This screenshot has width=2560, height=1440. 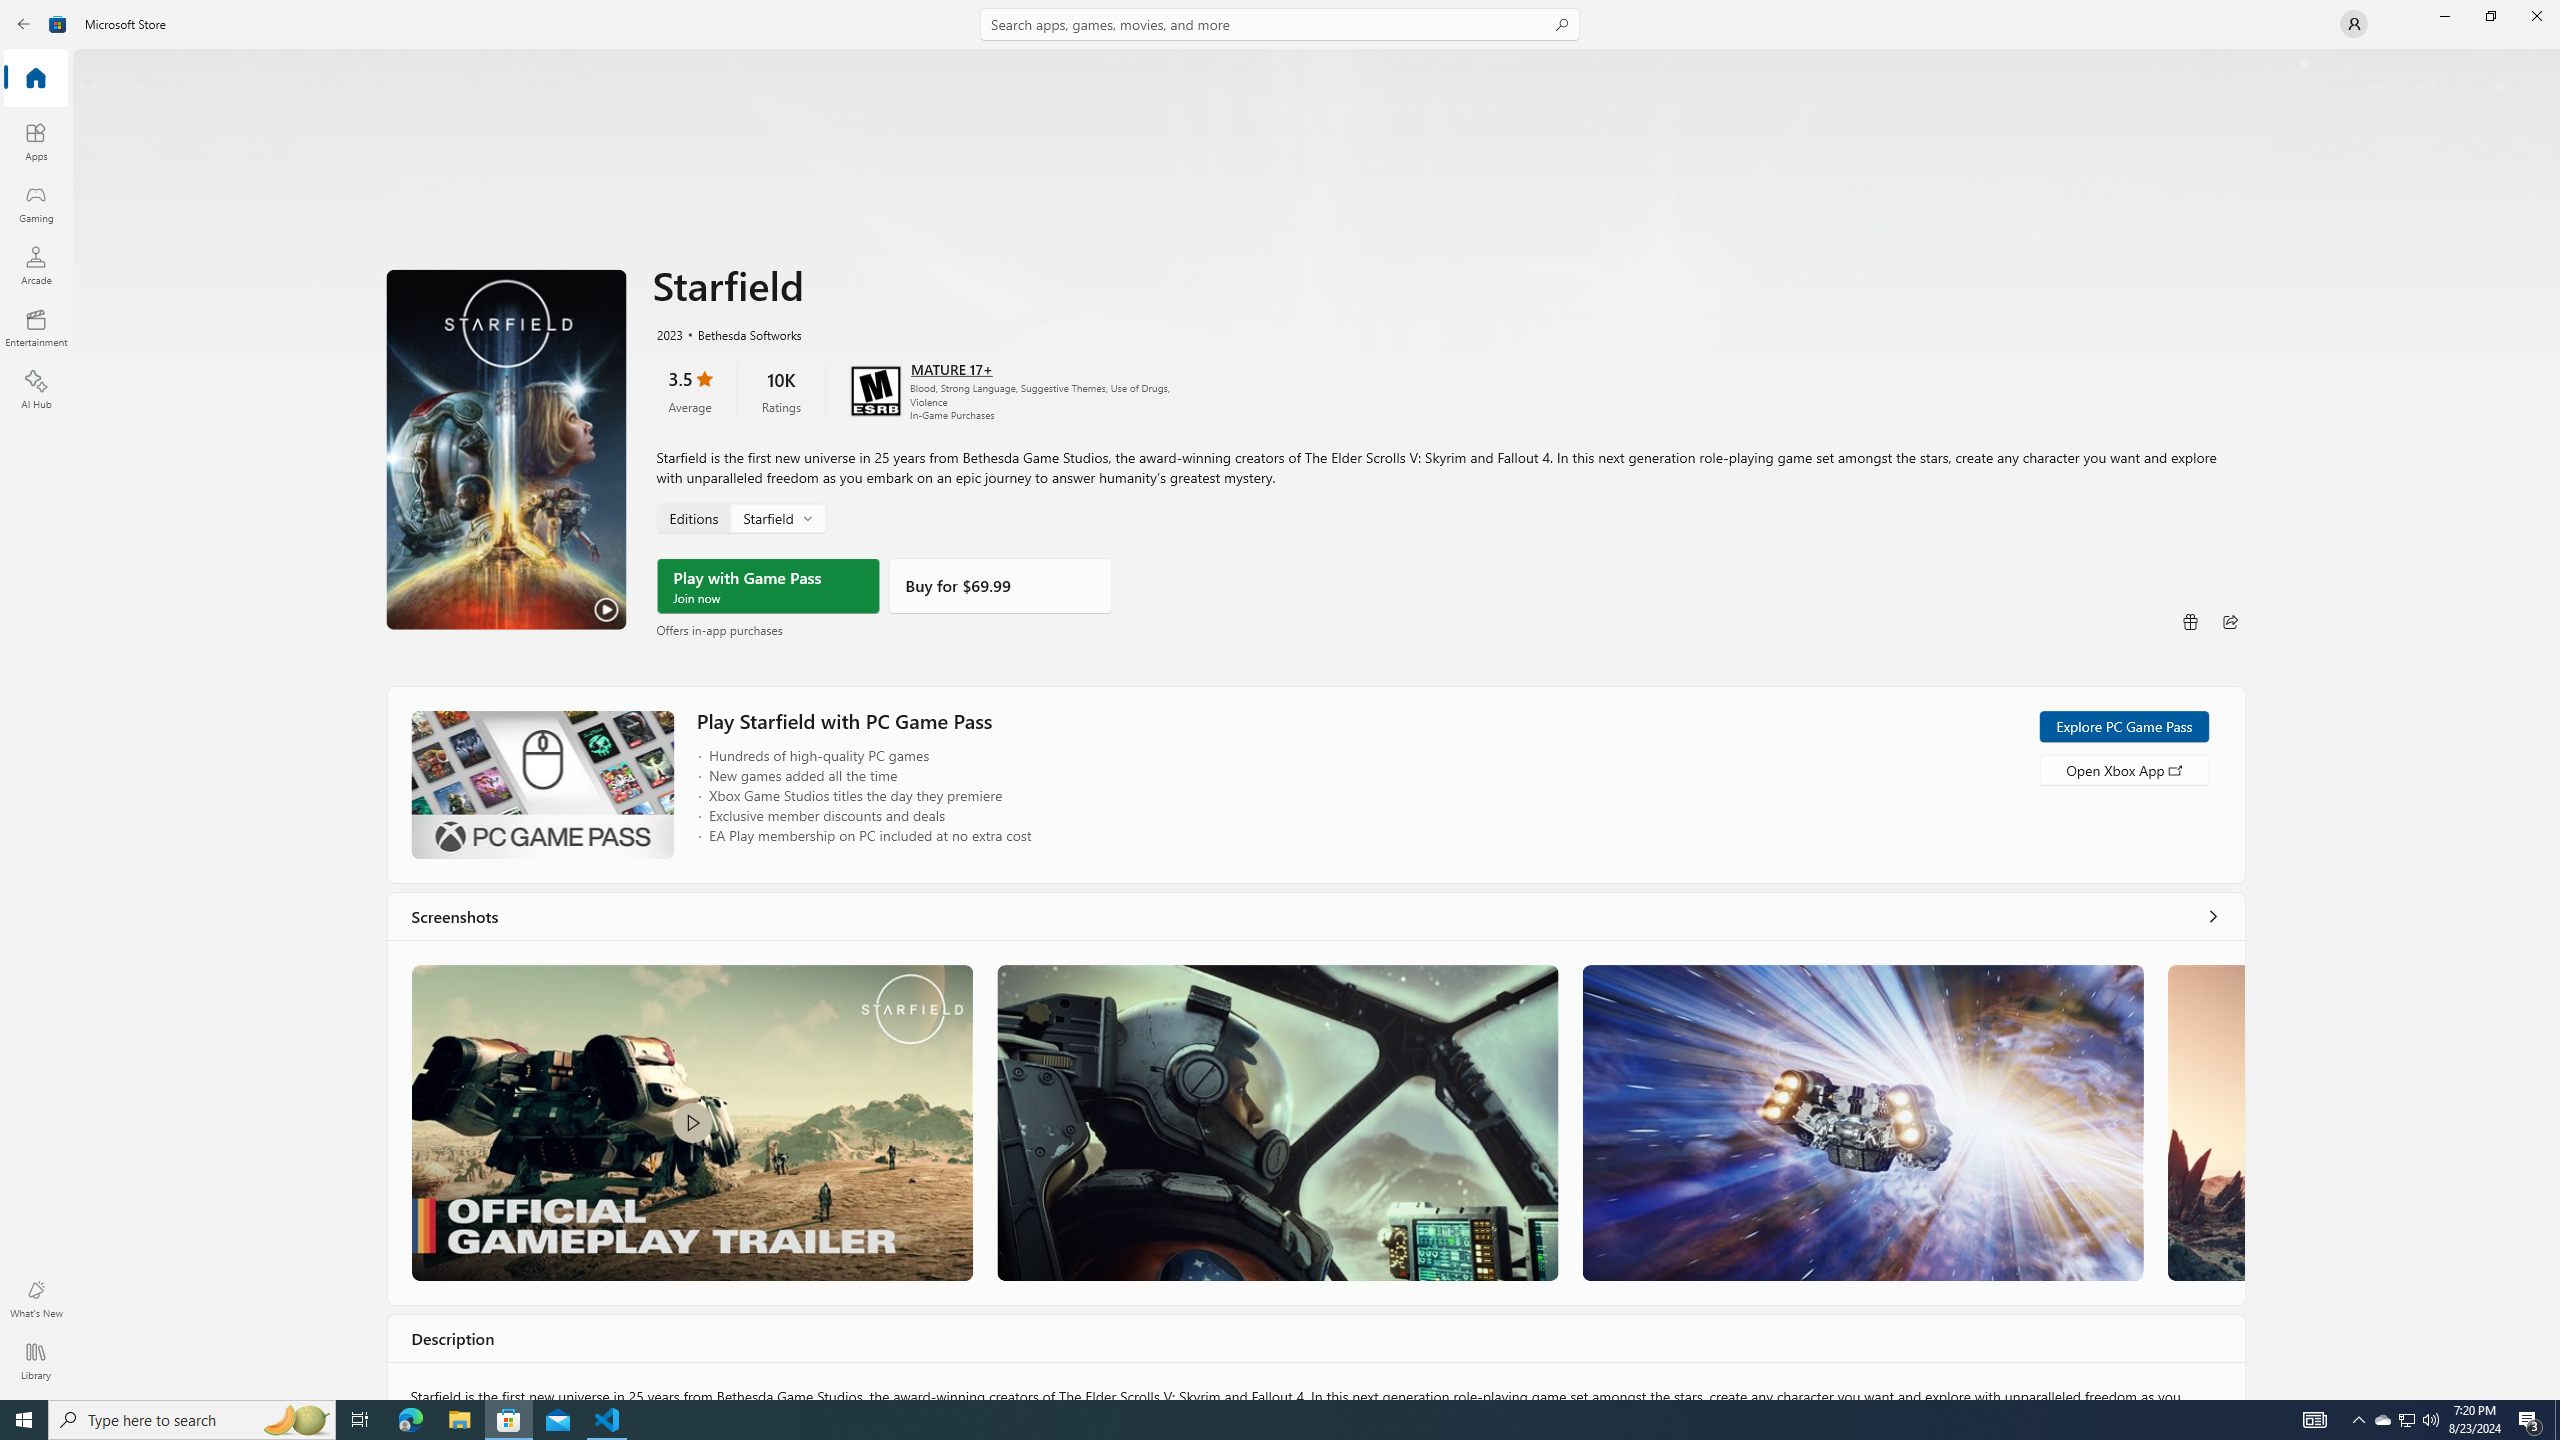 I want to click on '3.5 stars. Click to skip to ratings and reviews', so click(x=688, y=390).